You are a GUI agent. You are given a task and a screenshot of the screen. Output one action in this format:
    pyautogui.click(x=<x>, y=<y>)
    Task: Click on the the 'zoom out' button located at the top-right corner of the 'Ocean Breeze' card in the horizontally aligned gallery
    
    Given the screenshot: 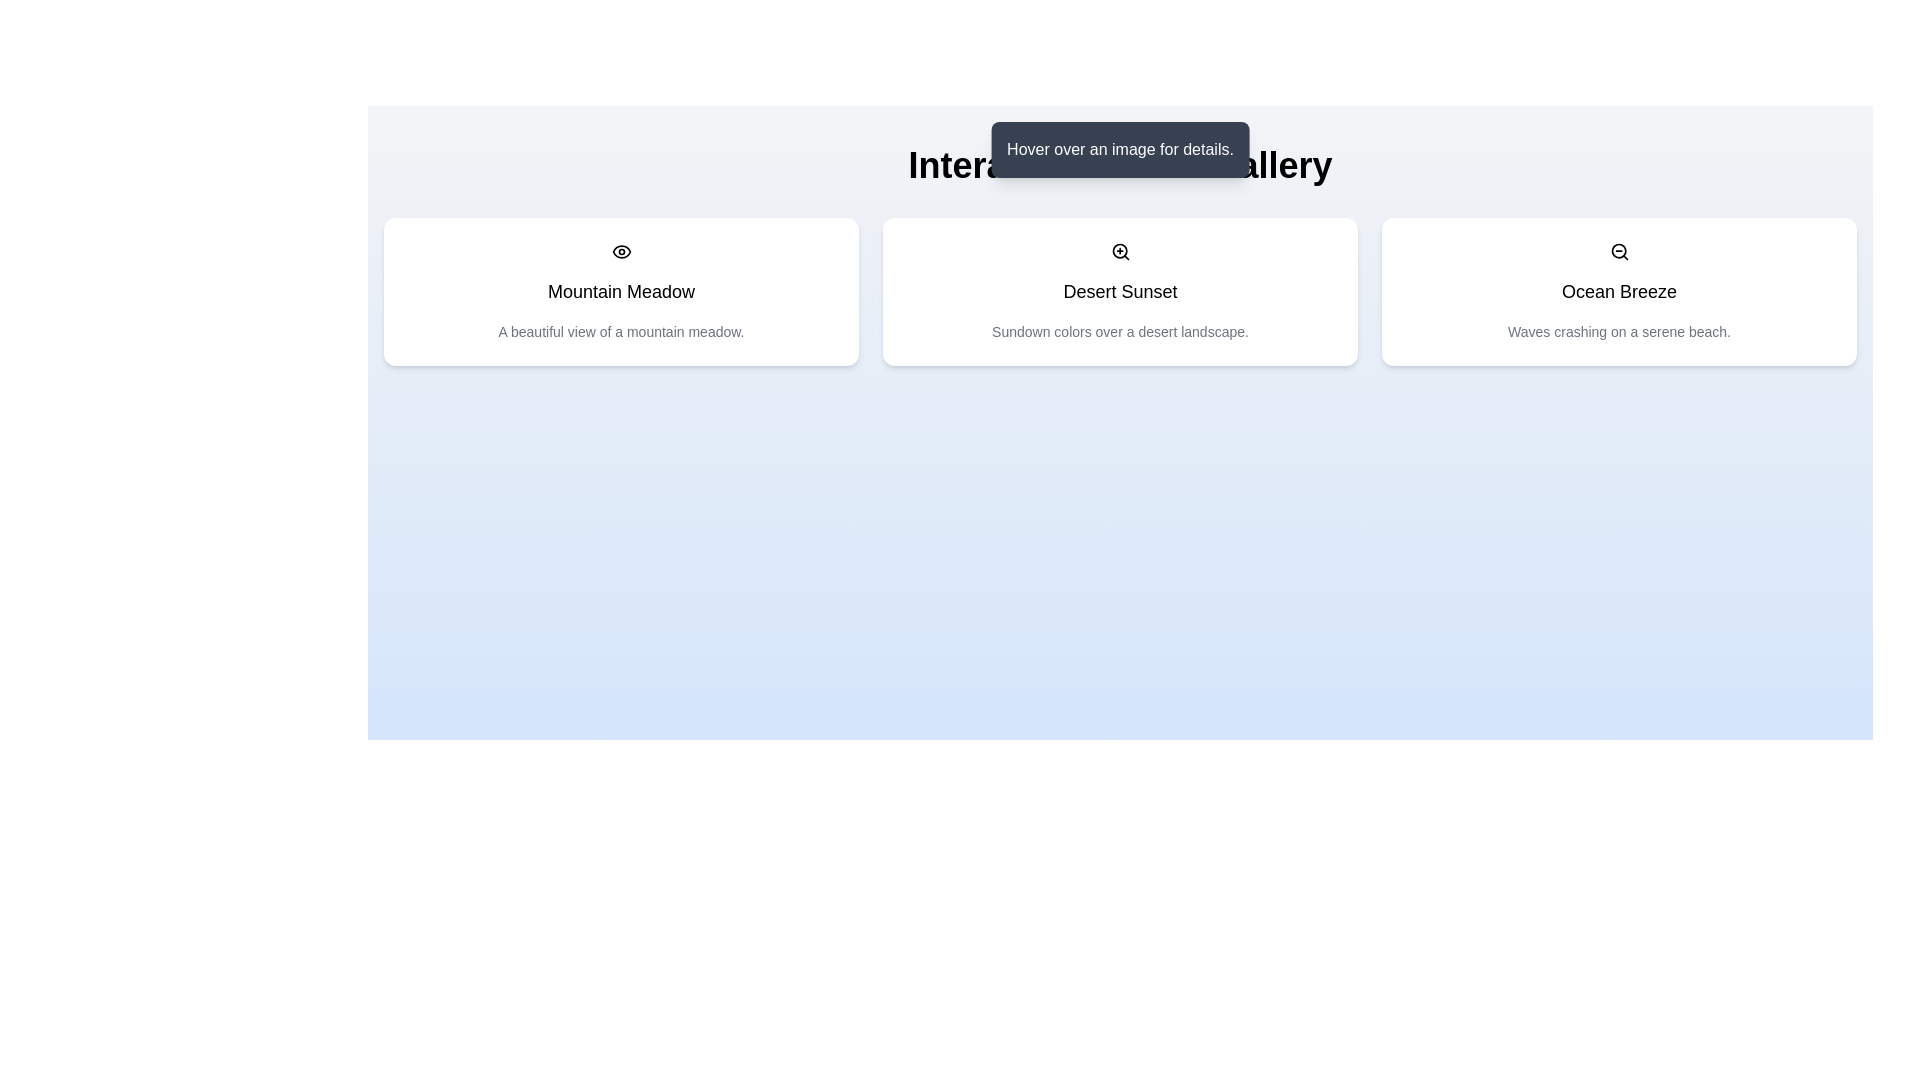 What is the action you would take?
    pyautogui.click(x=1619, y=250)
    